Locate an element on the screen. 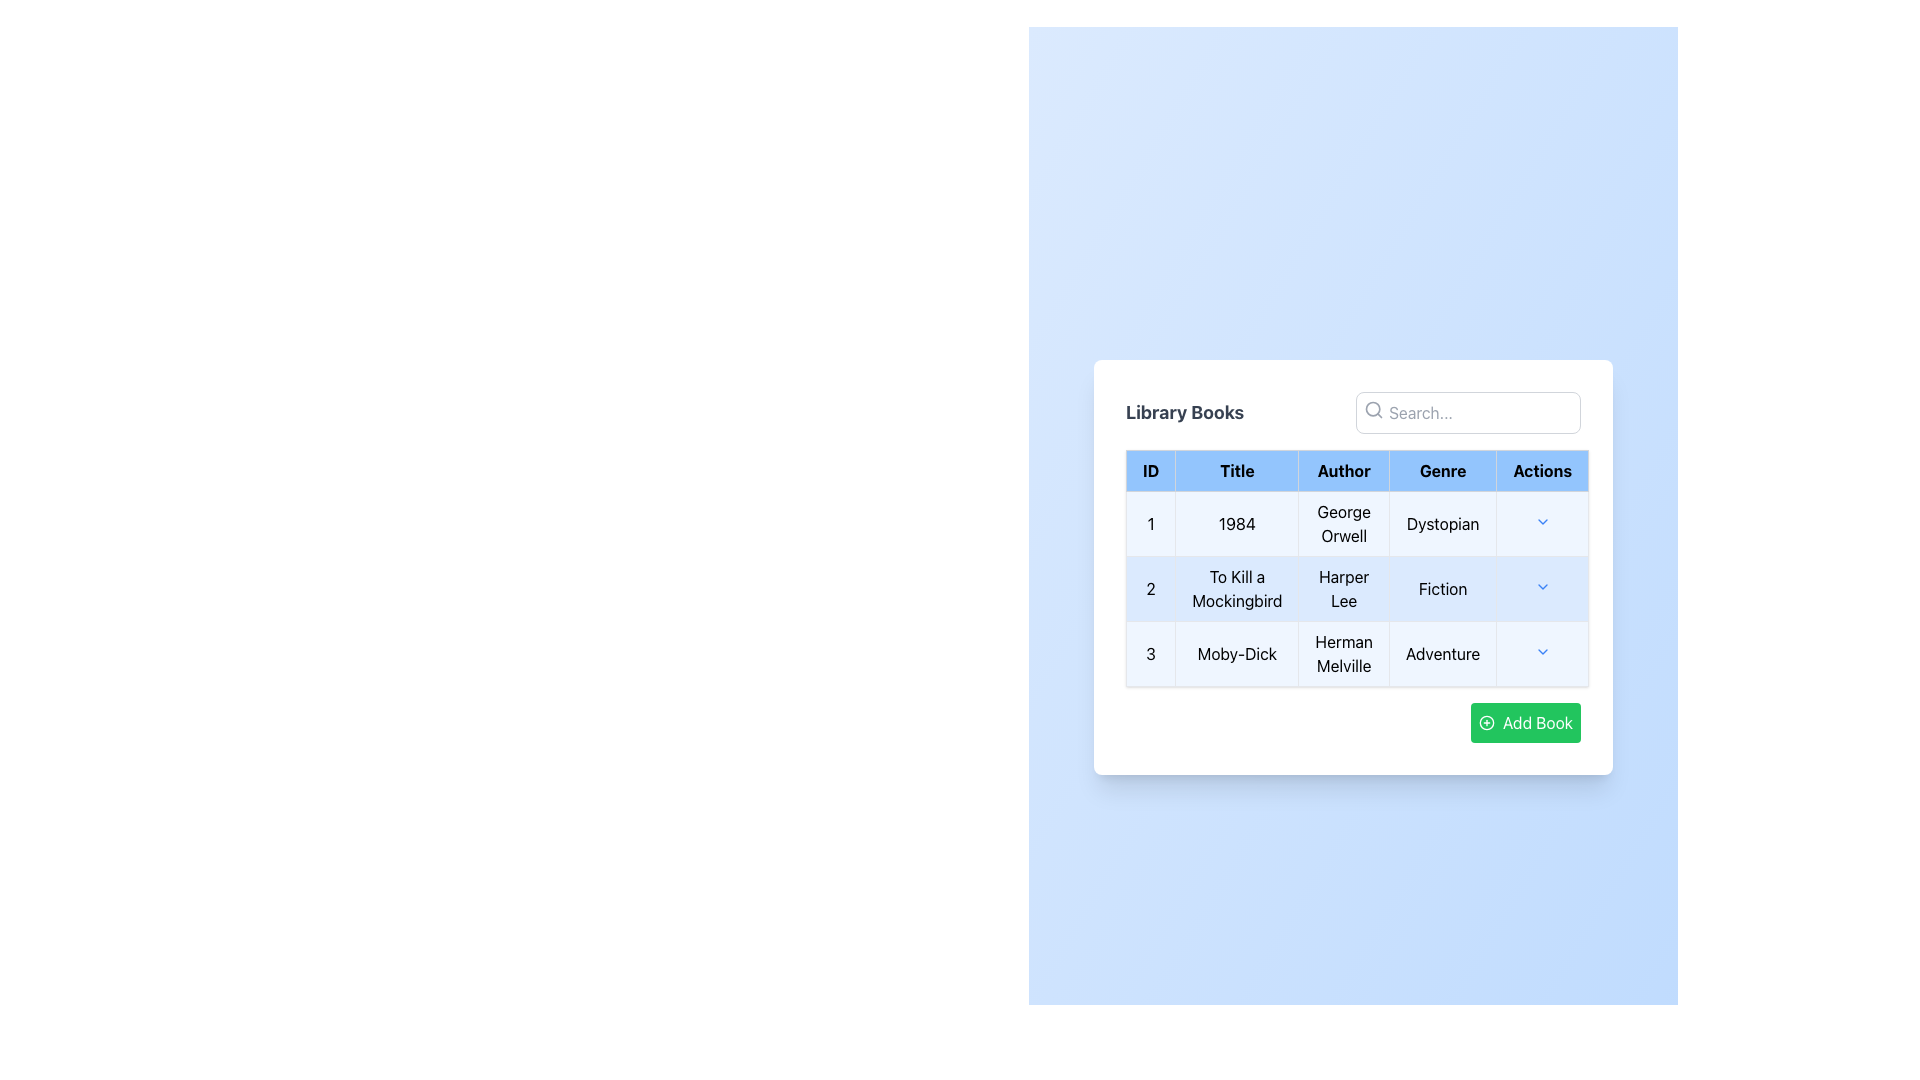 The width and height of the screenshot is (1920, 1080). the text label displaying the title of a book in the second row of the table, located in the 'Title' column, adjacent to '2' in the 'ID' column and 'Harper Lee' in the 'Author' column is located at coordinates (1236, 587).